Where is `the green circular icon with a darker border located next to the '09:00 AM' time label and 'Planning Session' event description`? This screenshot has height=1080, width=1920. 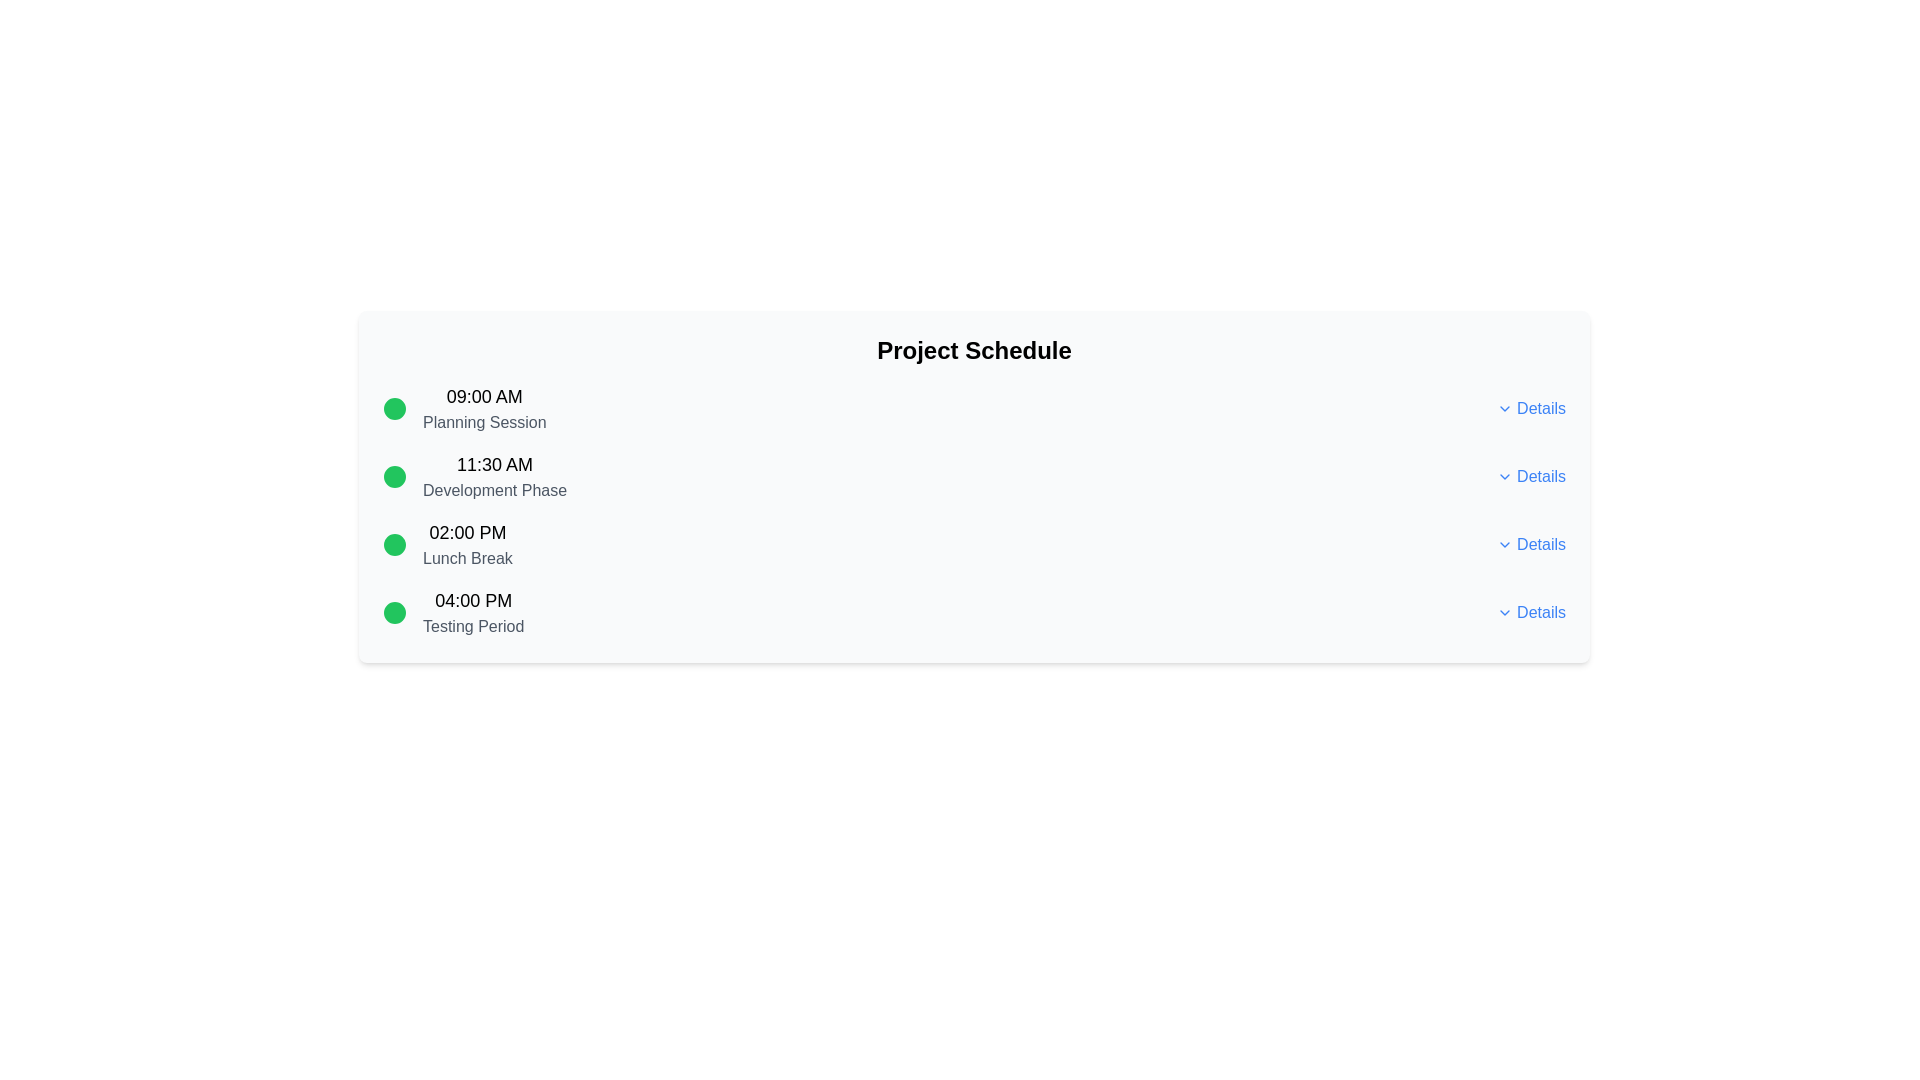 the green circular icon with a darker border located next to the '09:00 AM' time label and 'Planning Session' event description is located at coordinates (394, 407).